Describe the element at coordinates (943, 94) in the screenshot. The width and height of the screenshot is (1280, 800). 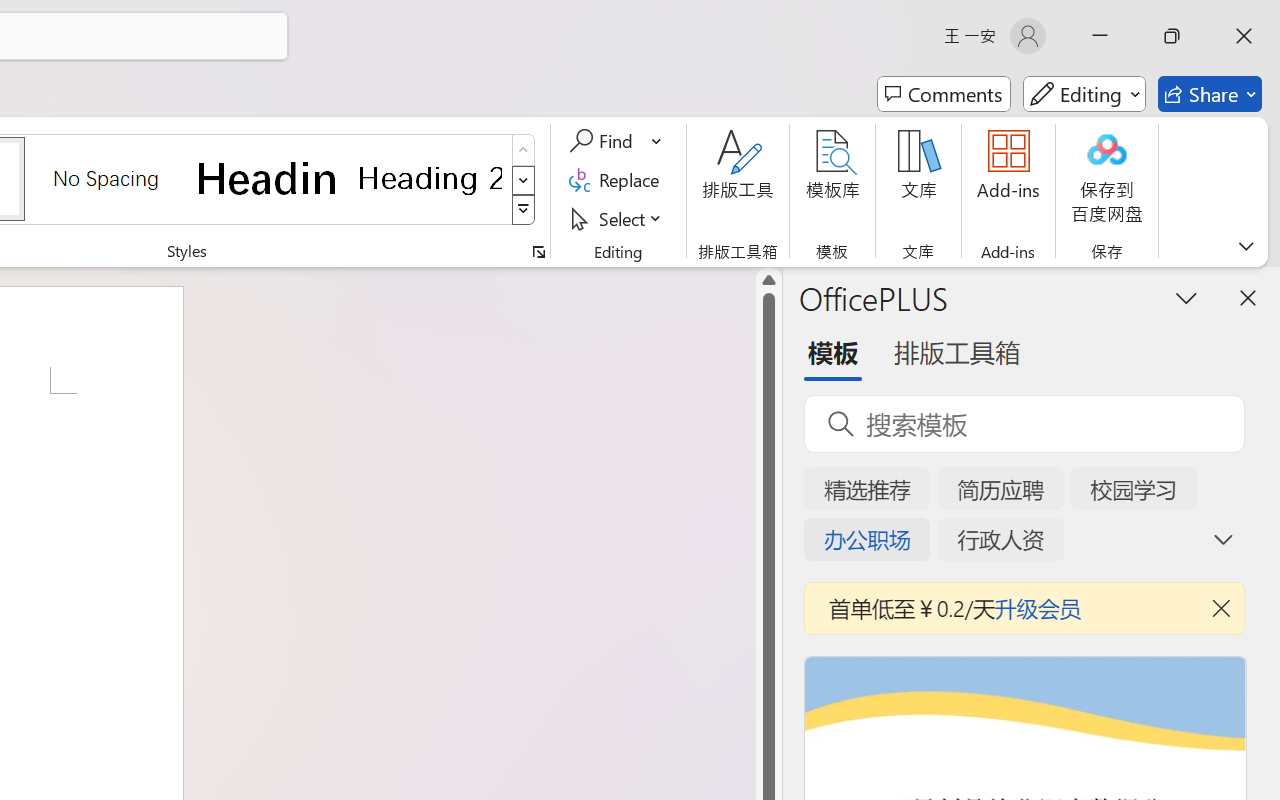
I see `'Comments'` at that location.